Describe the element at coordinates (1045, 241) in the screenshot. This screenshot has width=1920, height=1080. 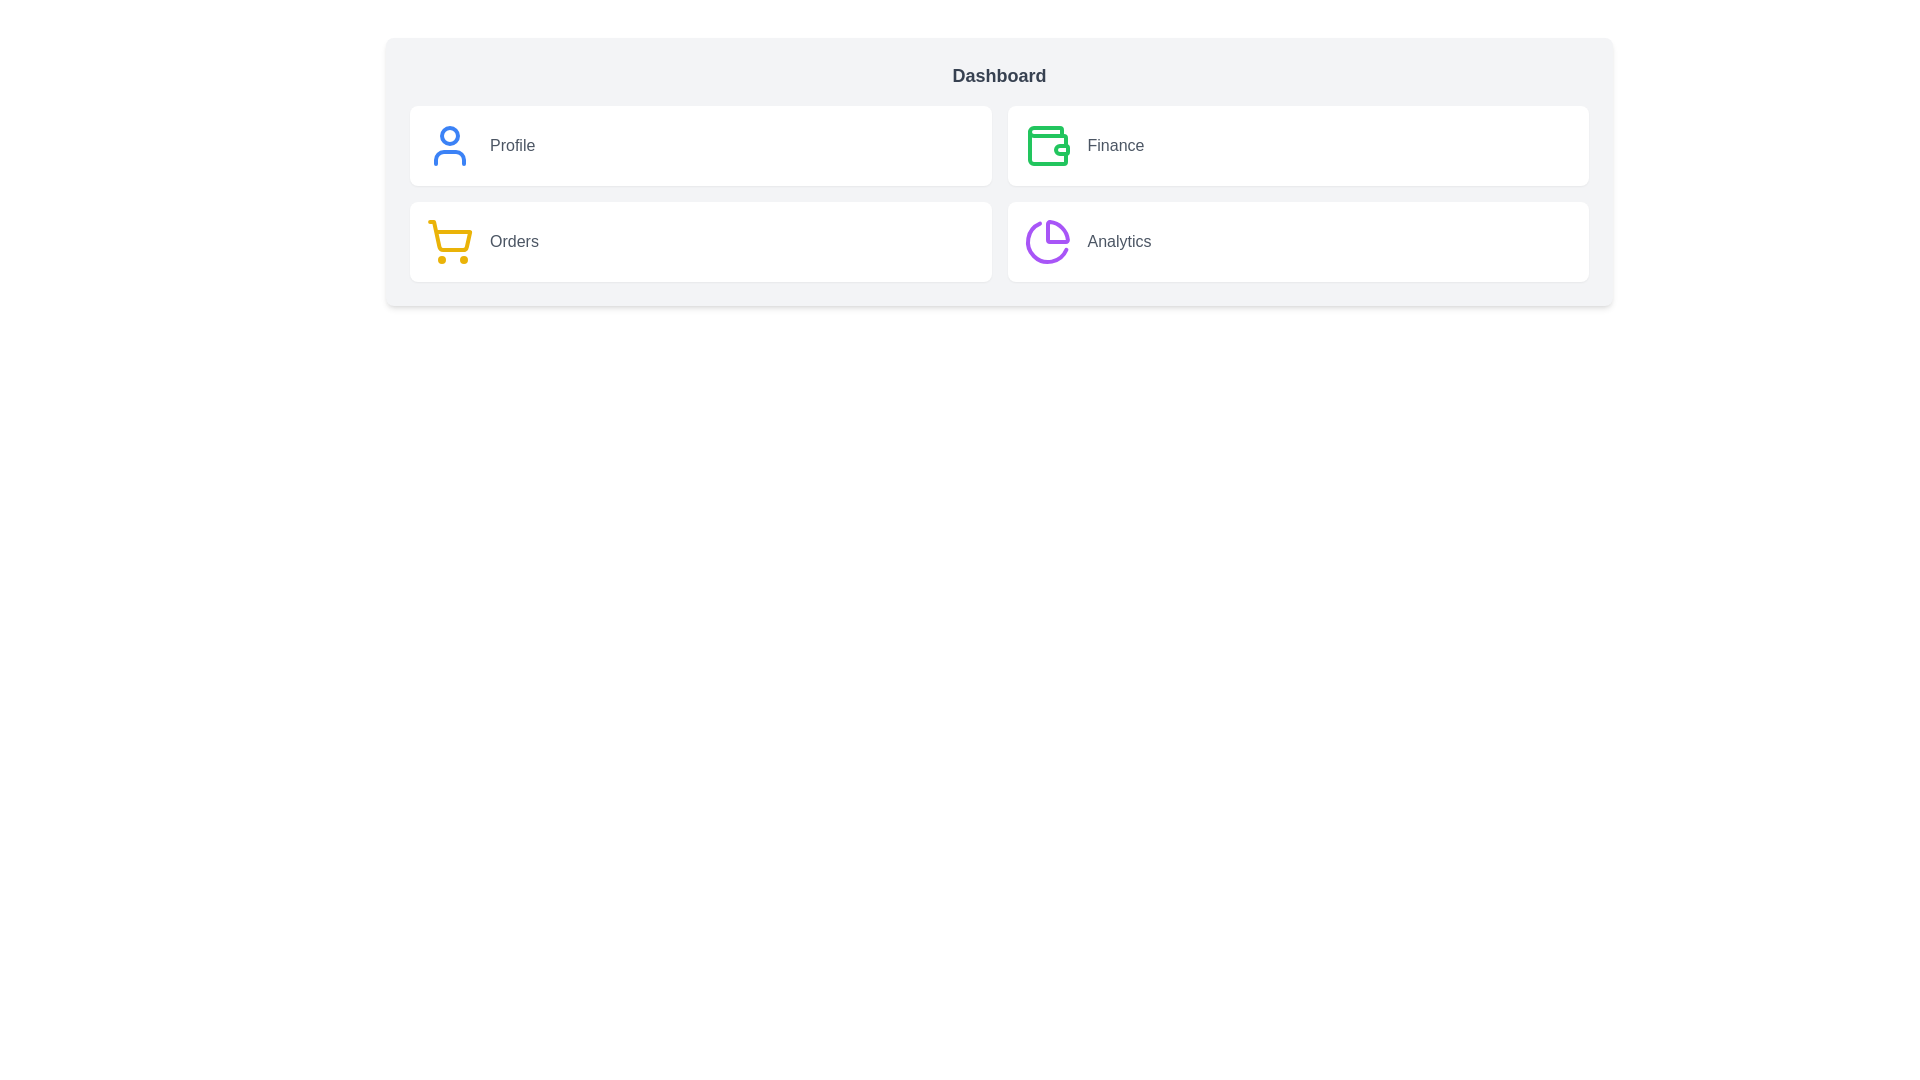
I see `the pie chart icon located in the 'Analytics' section, which is the bottom-right item within a grid of four sections (Profile, Finance, Orders, and Analytics)` at that location.